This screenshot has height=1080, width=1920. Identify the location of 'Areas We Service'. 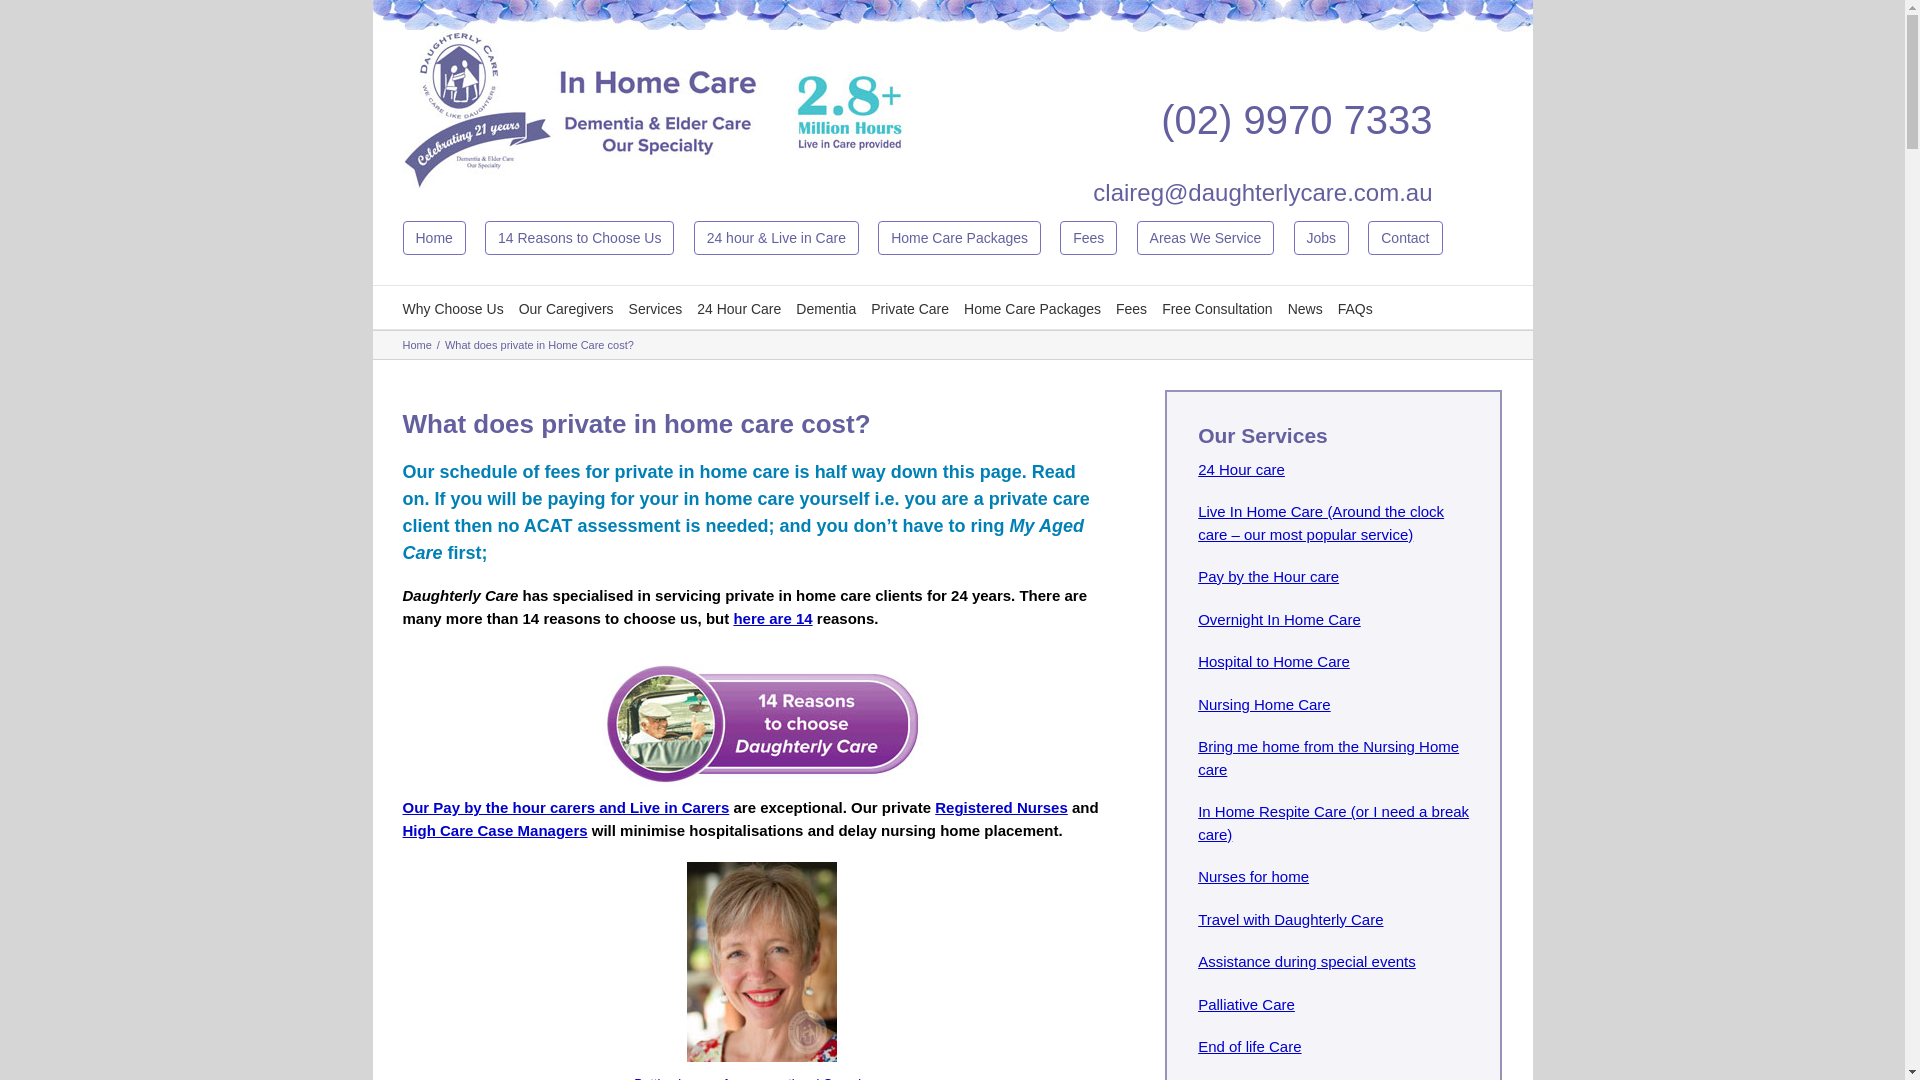
(1204, 237).